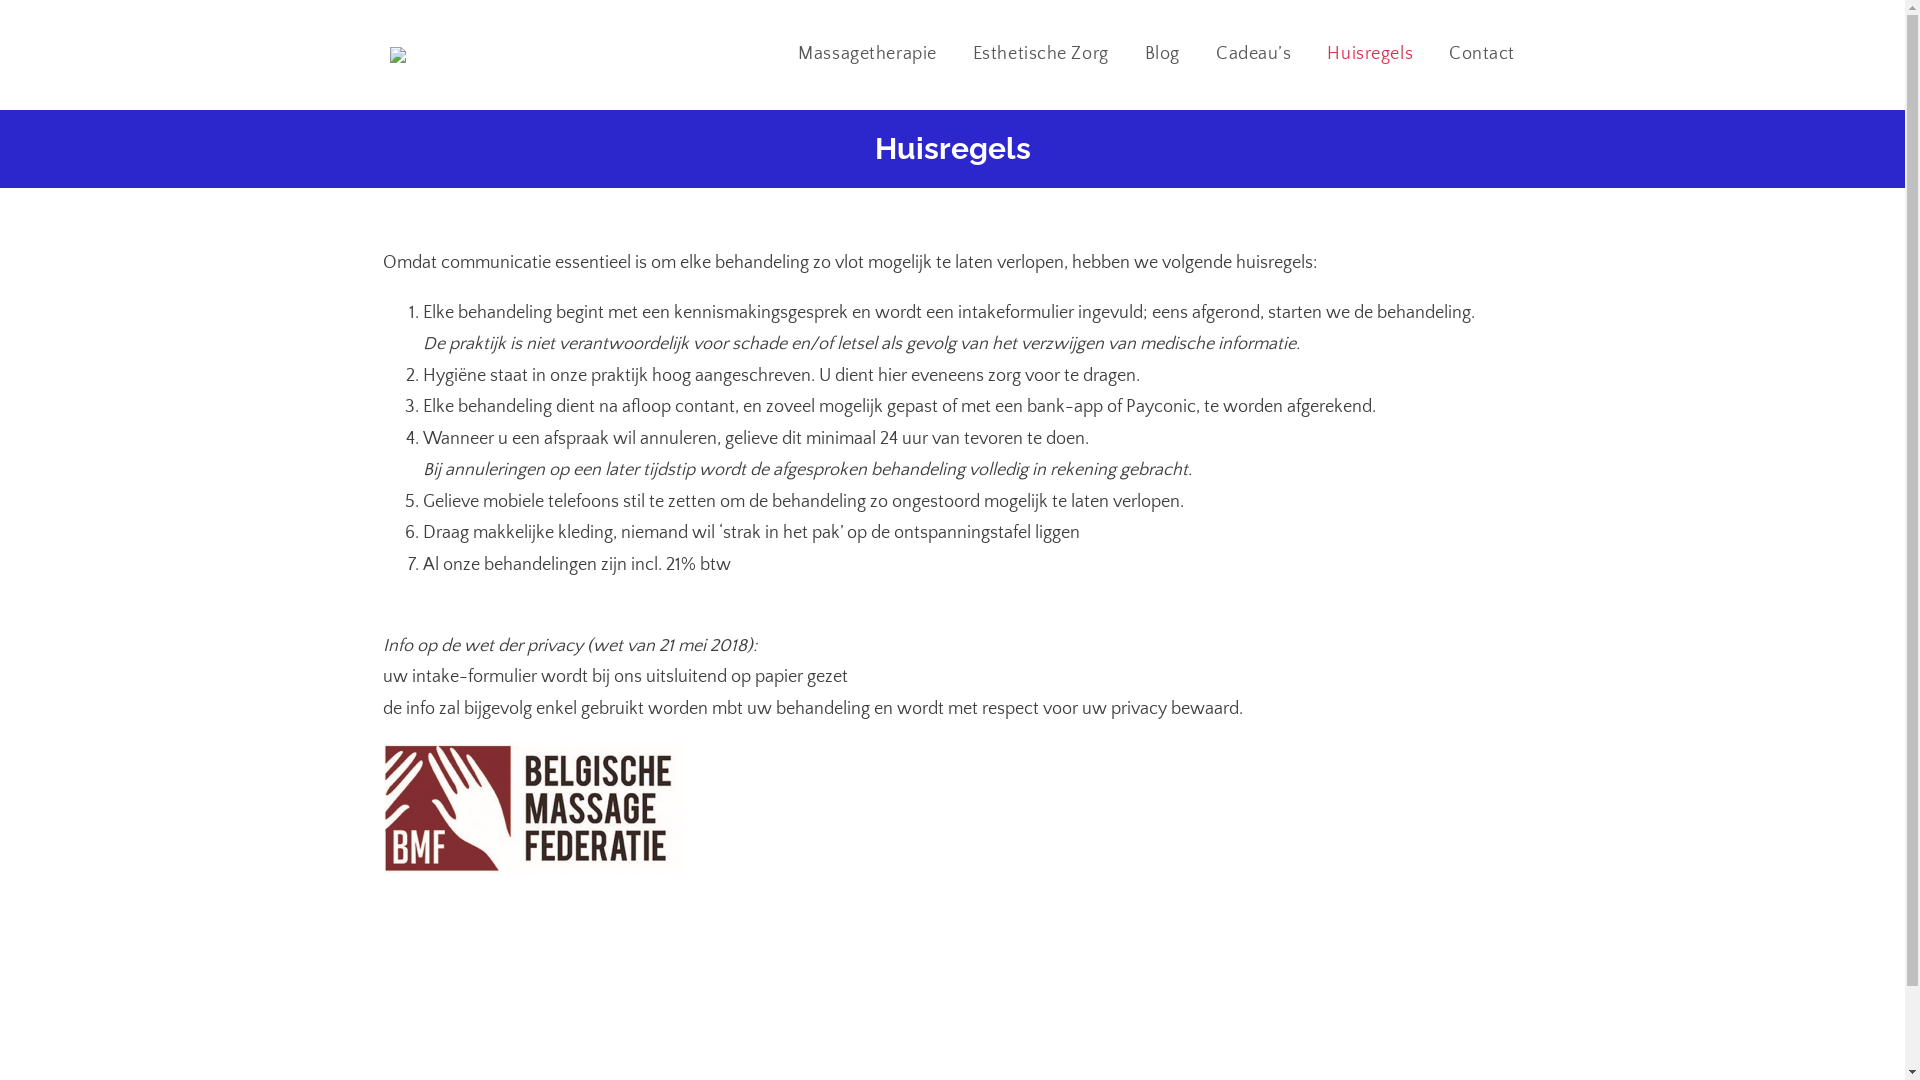 This screenshot has width=1920, height=1080. I want to click on 'Esthetische Zorg', so click(1040, 53).